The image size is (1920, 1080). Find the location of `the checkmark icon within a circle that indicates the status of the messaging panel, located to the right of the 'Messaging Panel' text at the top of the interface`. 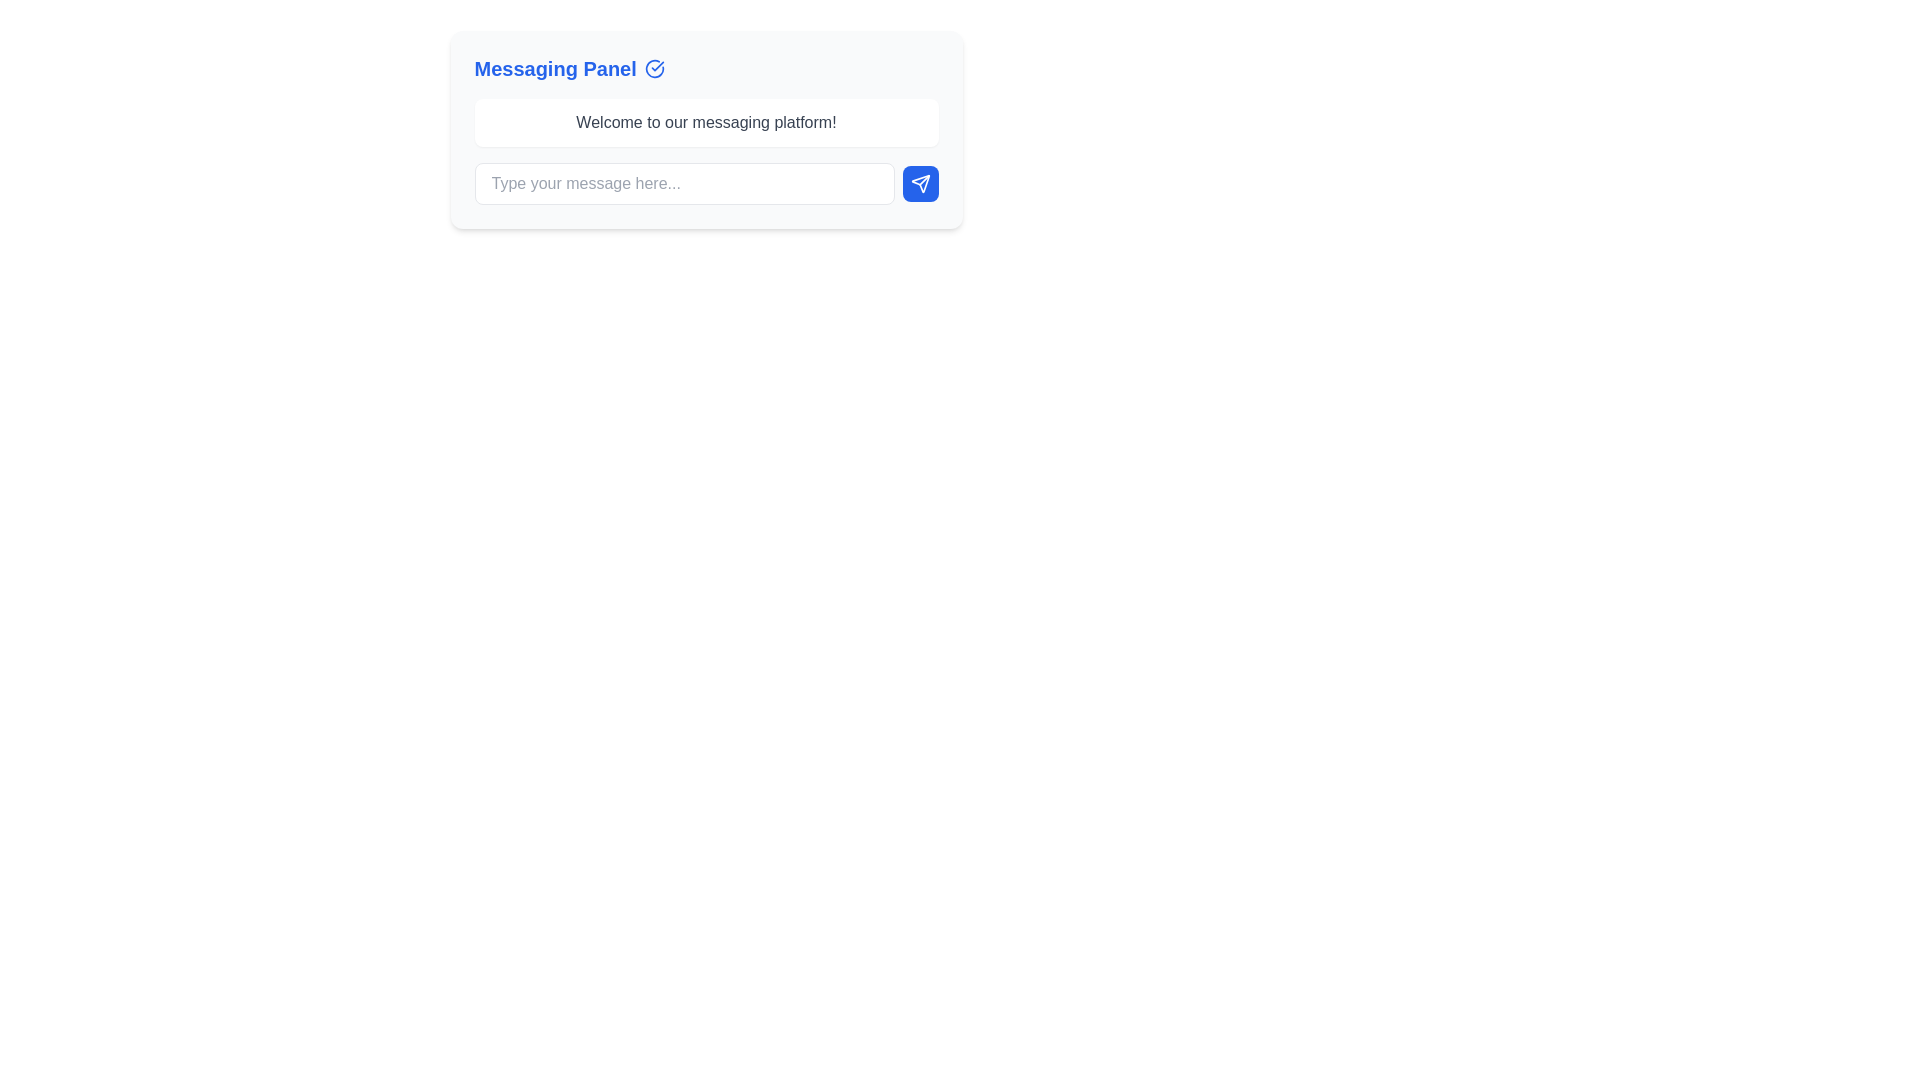

the checkmark icon within a circle that indicates the status of the messaging panel, located to the right of the 'Messaging Panel' text at the top of the interface is located at coordinates (654, 68).